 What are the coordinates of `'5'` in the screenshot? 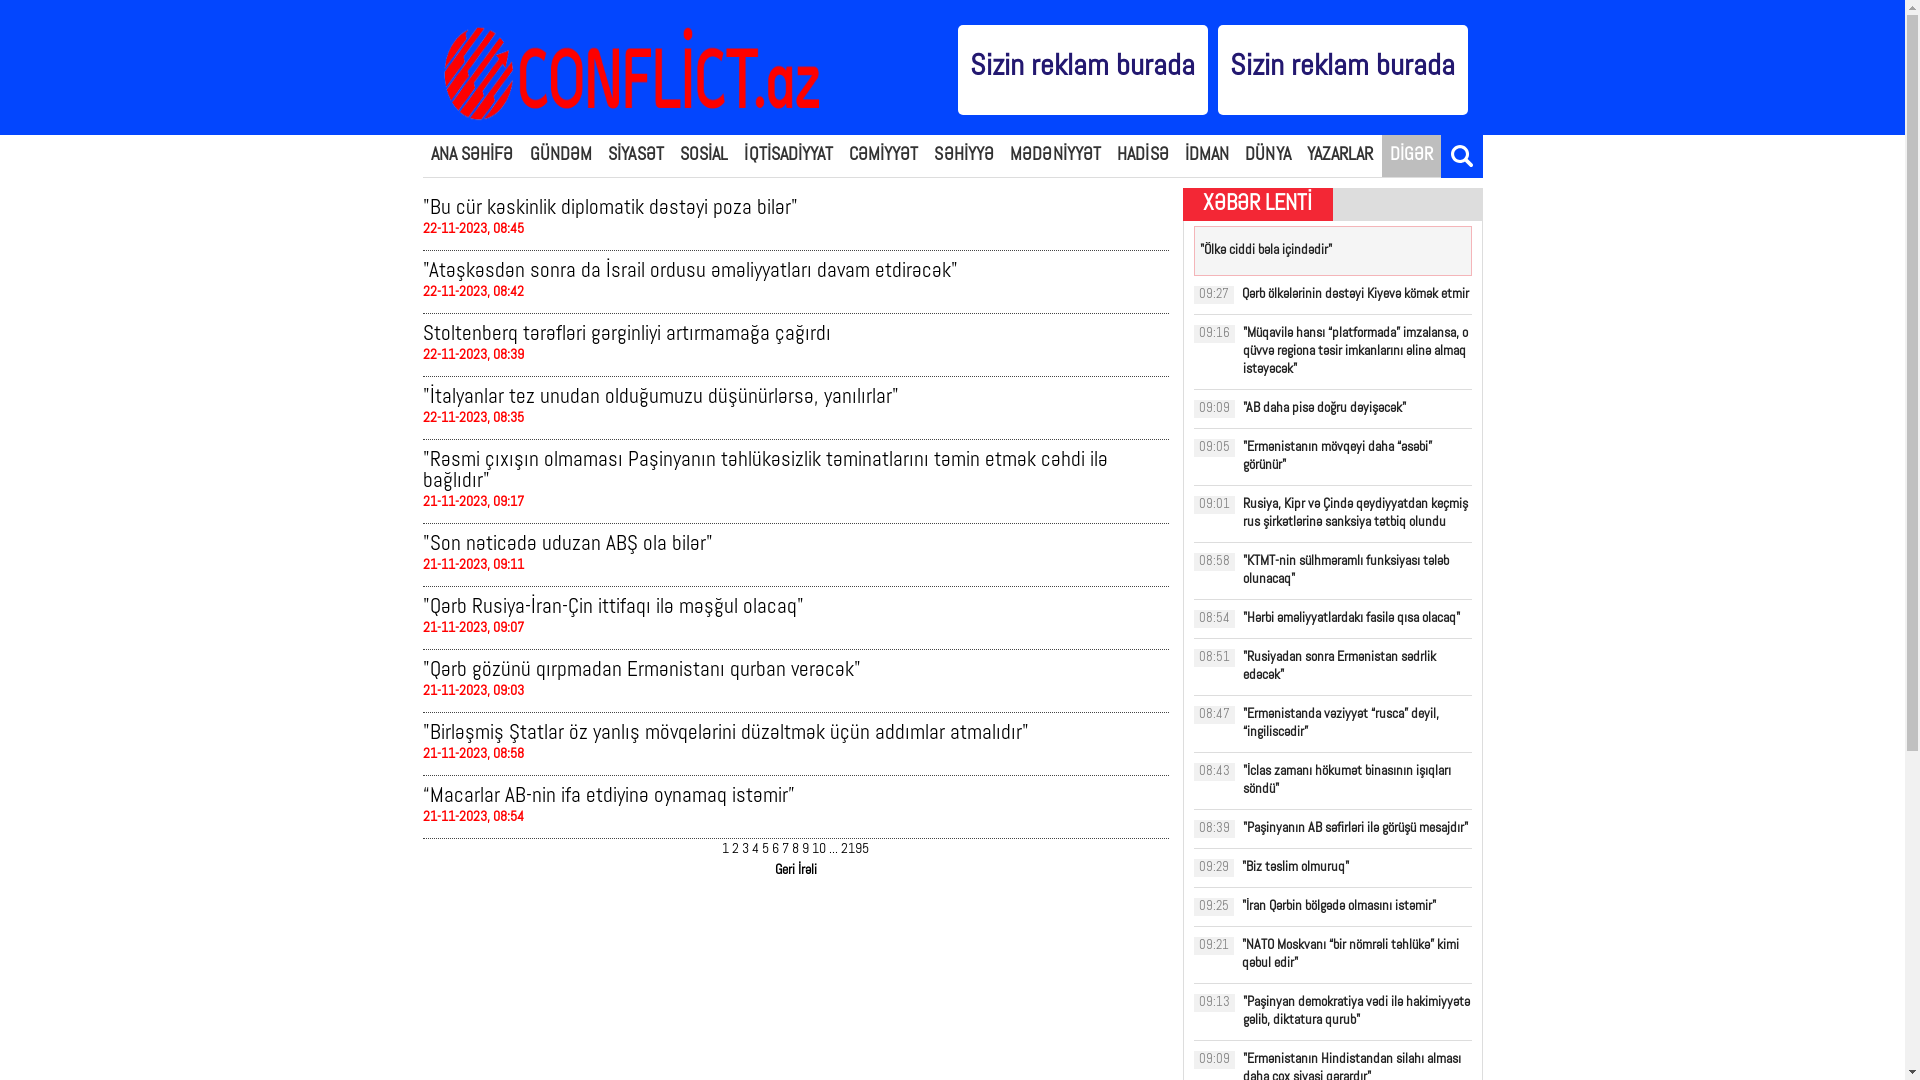 It's located at (764, 849).